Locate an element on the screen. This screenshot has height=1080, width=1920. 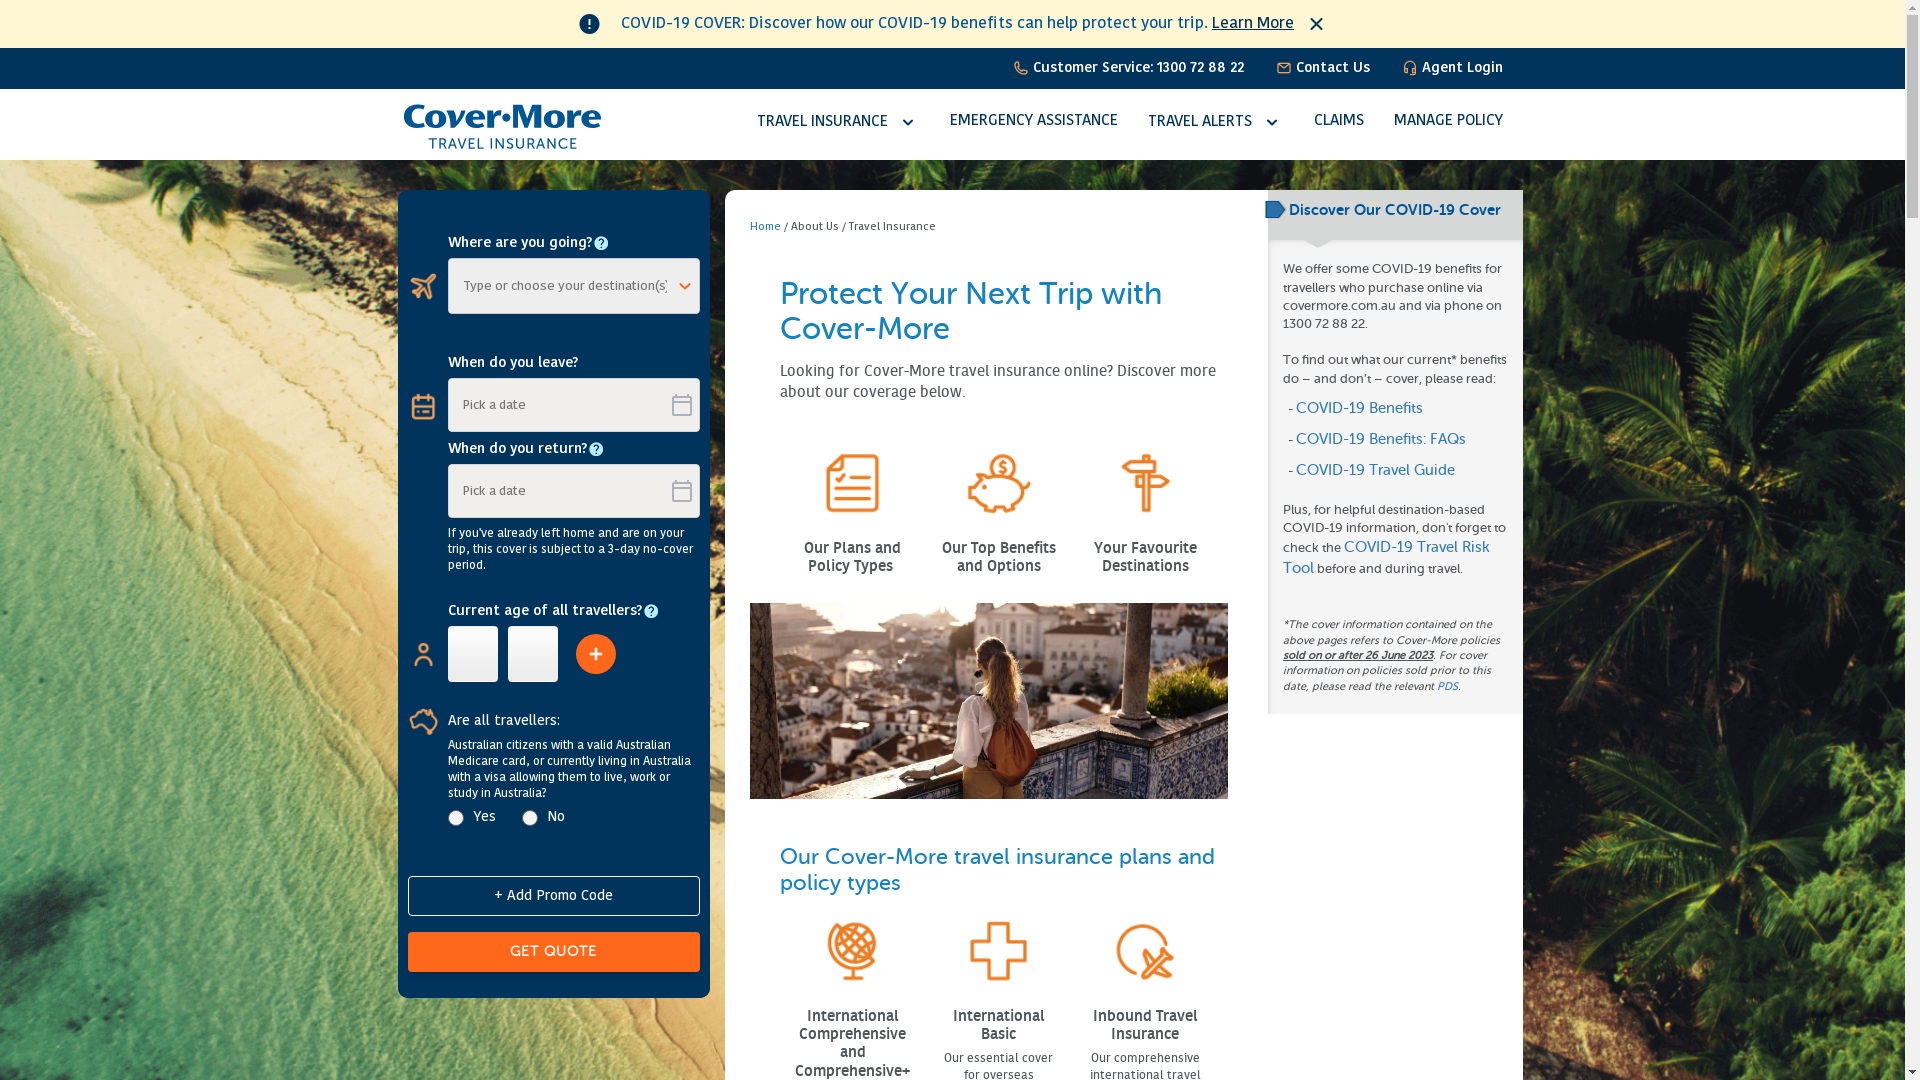
'TRAVEL INSURANCE' is located at coordinates (837, 122).